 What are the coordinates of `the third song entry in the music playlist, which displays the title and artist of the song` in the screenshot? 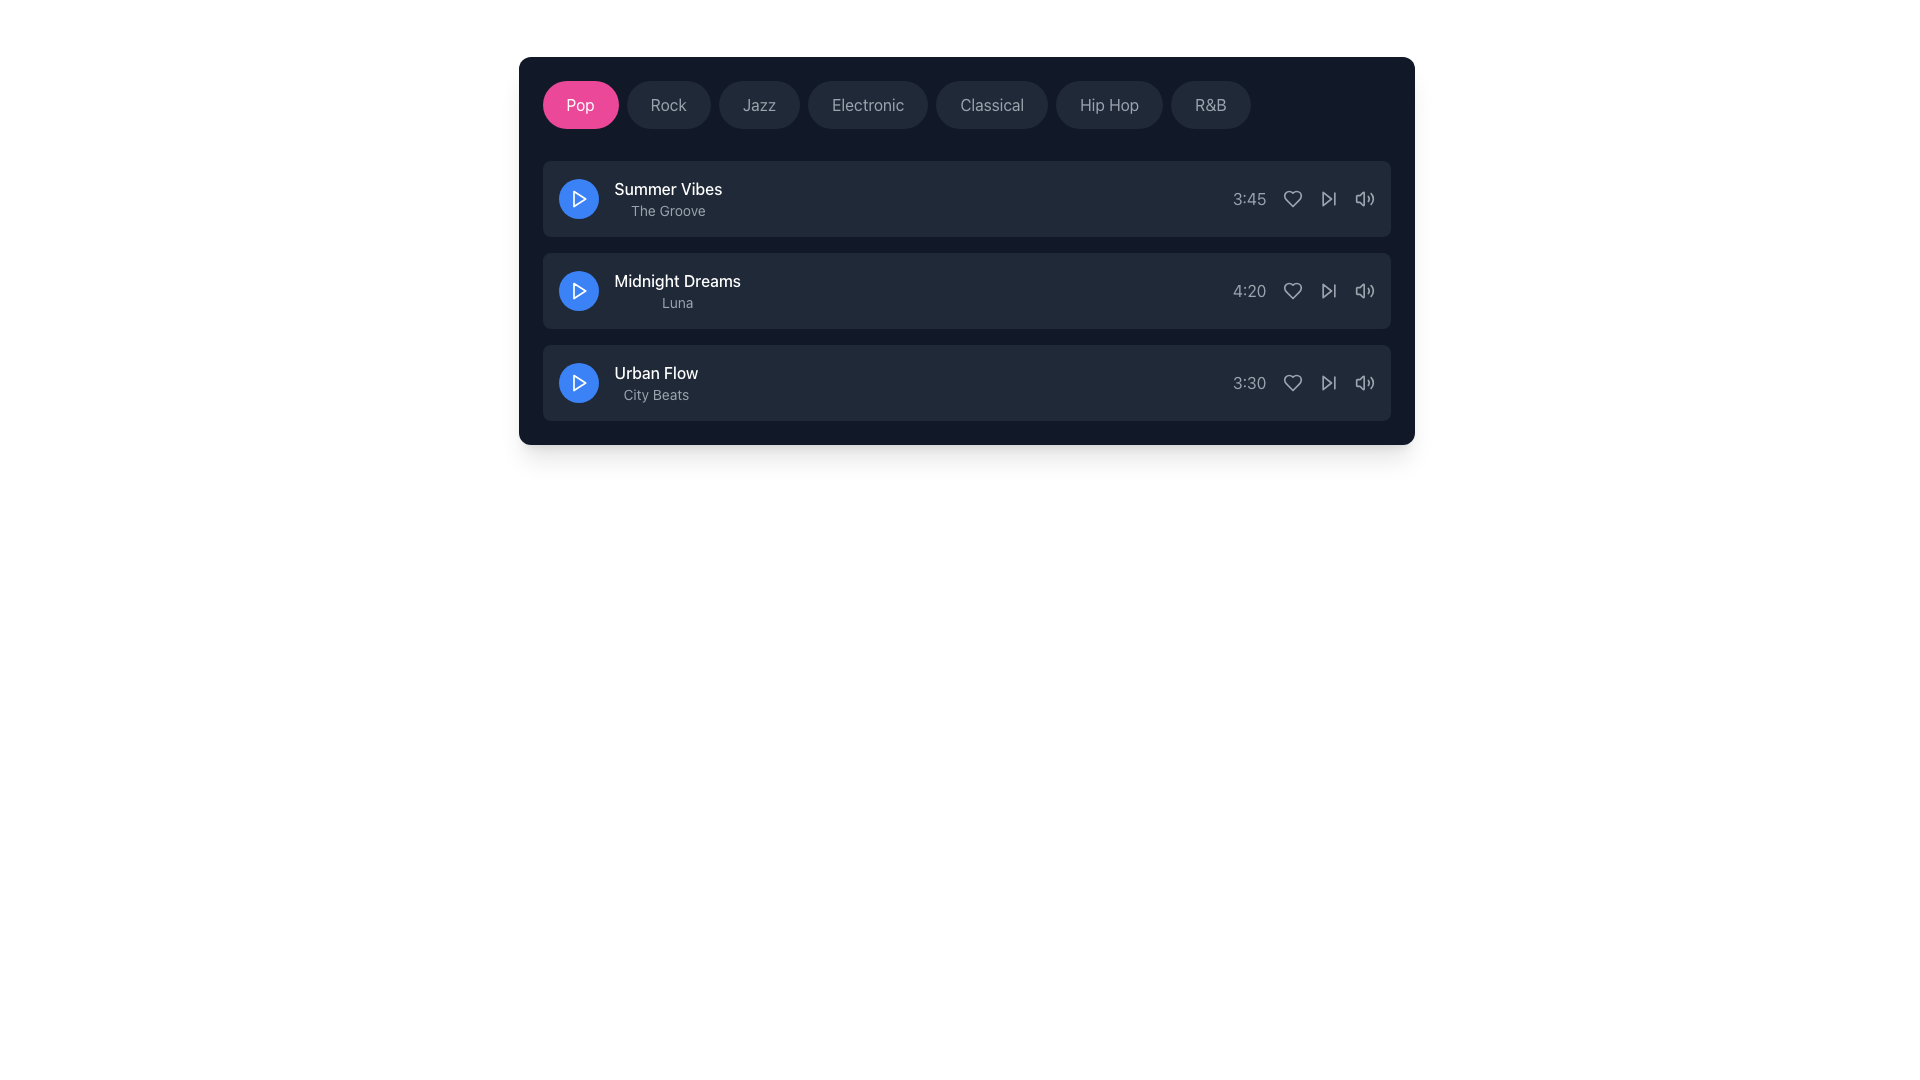 It's located at (627, 382).